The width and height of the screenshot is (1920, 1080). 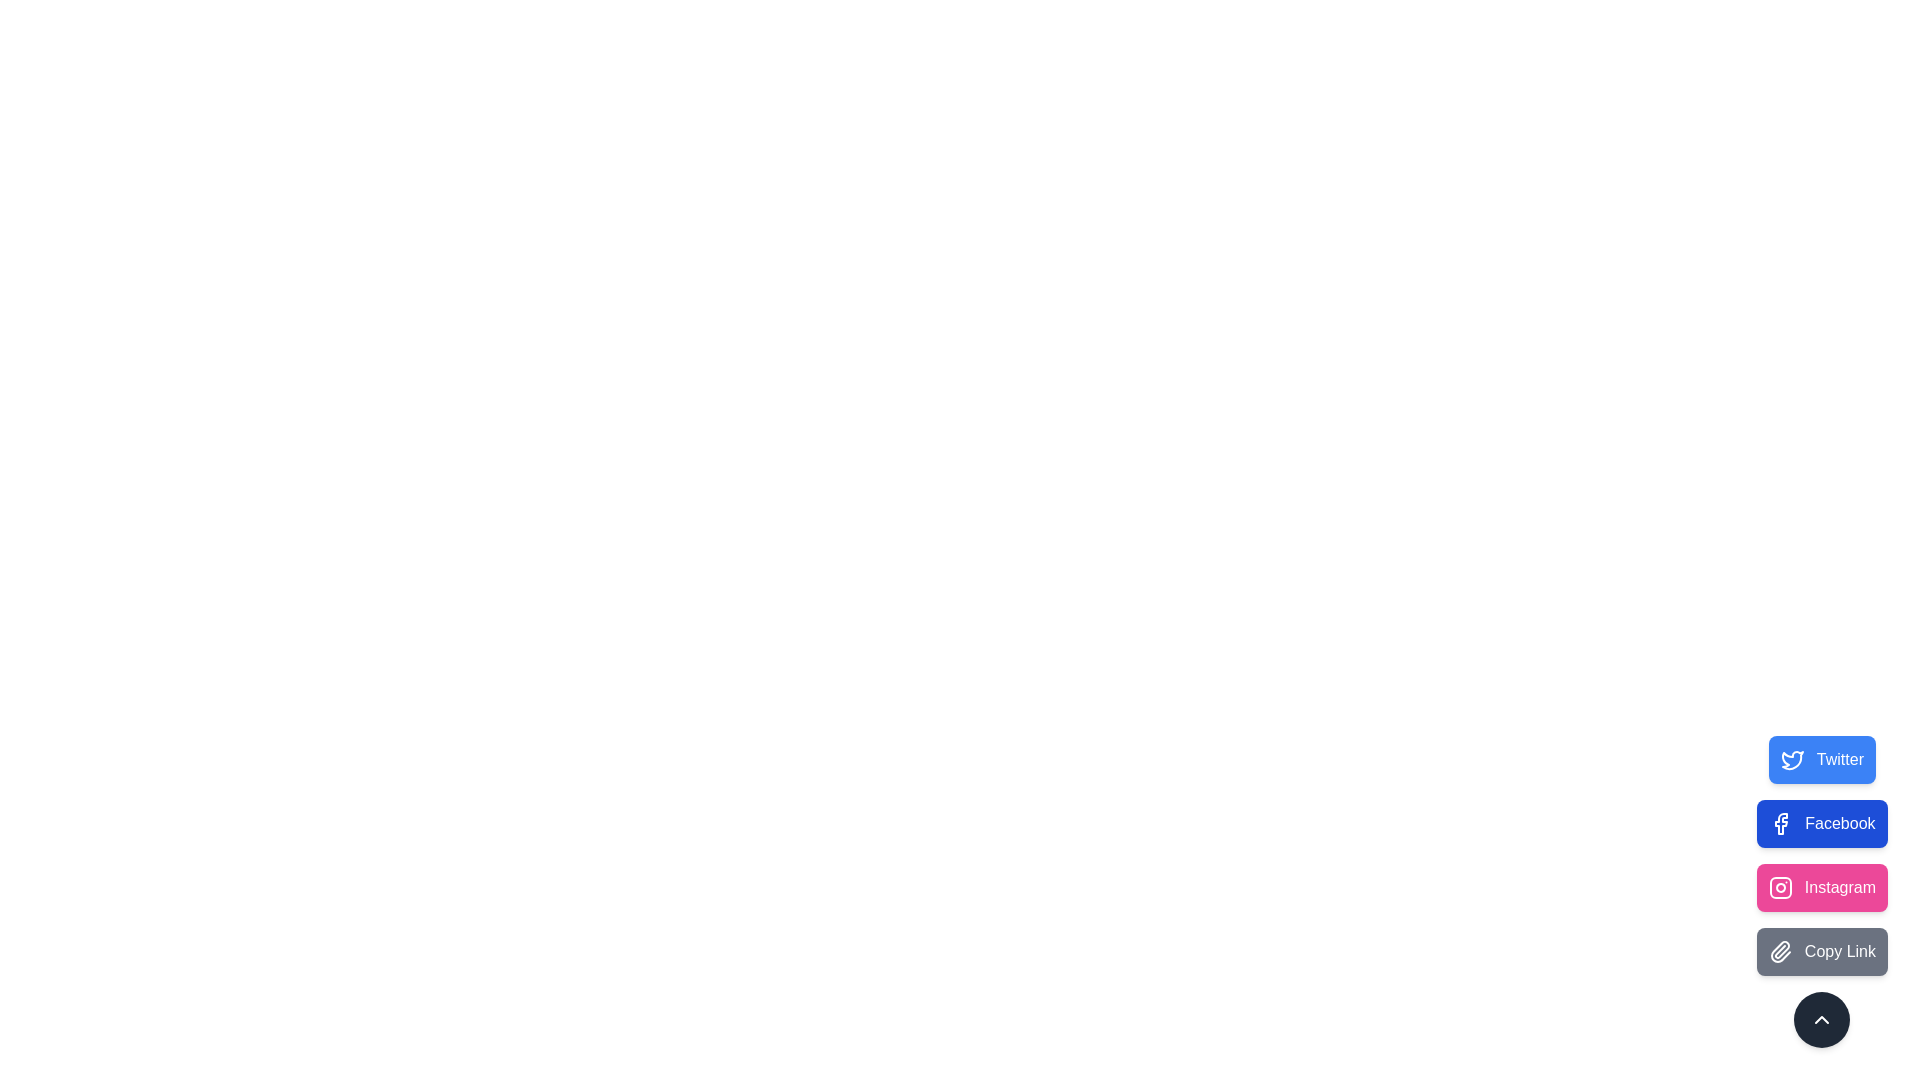 What do you see at coordinates (1822, 759) in the screenshot?
I see `the Twitter button to observe visual feedback` at bounding box center [1822, 759].